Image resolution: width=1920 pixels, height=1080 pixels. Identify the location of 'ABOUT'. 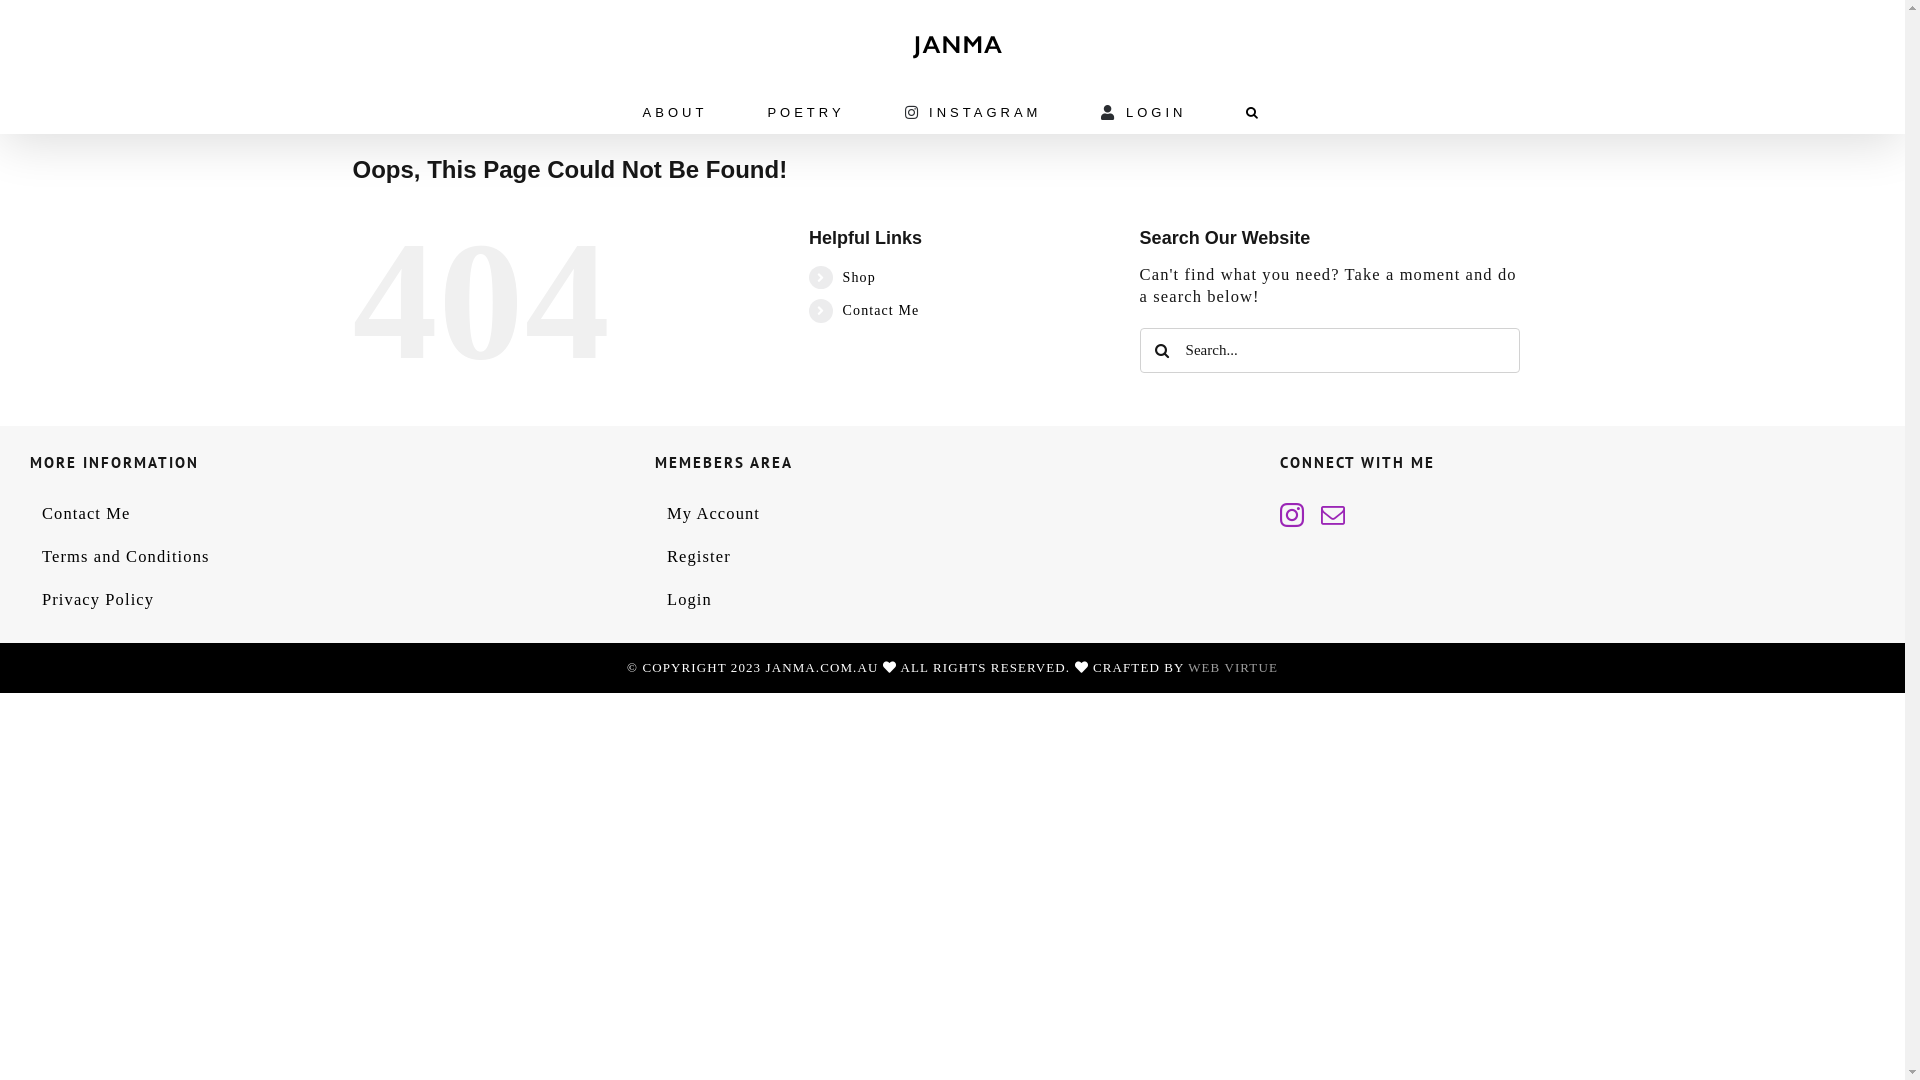
(675, 111).